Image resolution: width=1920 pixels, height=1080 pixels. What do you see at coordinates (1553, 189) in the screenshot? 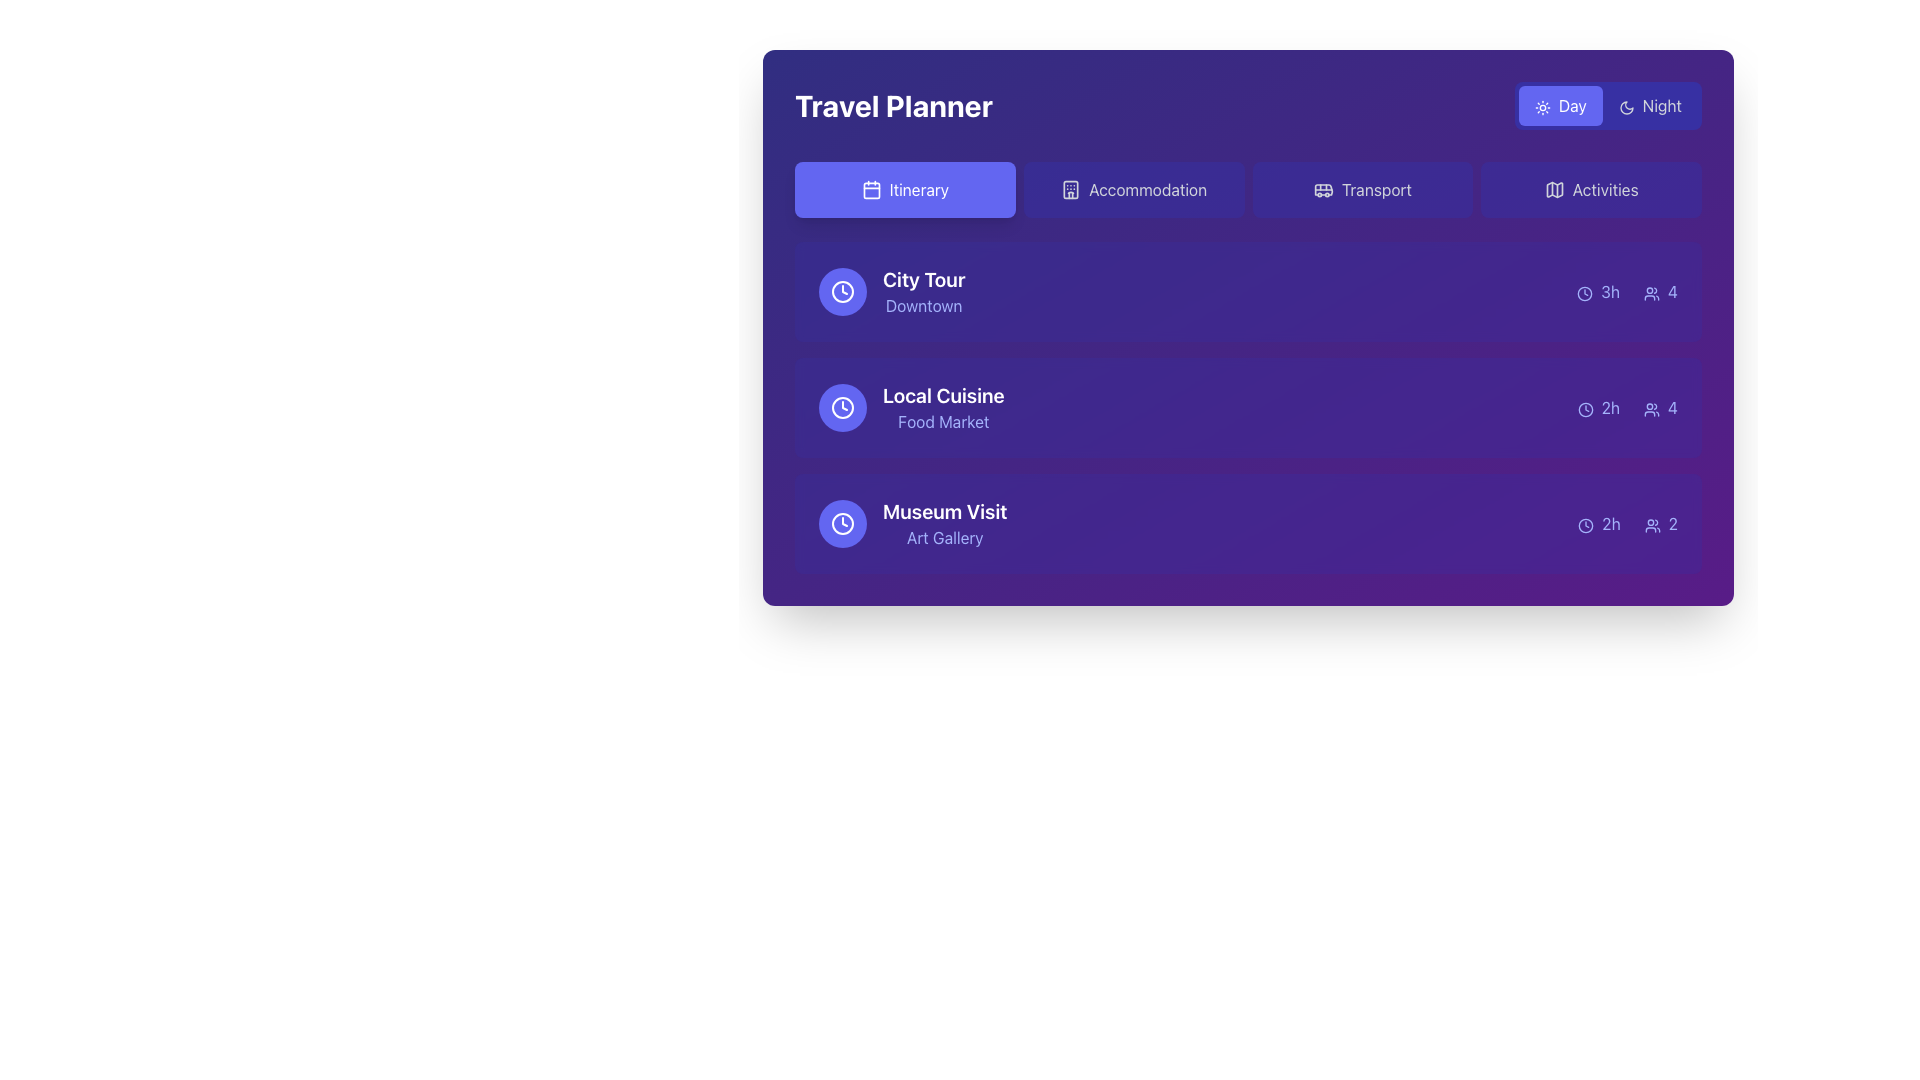
I see `the decorative map icon located in the top-right corner of the card-like UI section, adjacent to the 'Day' and 'Night' toggle buttons` at bounding box center [1553, 189].